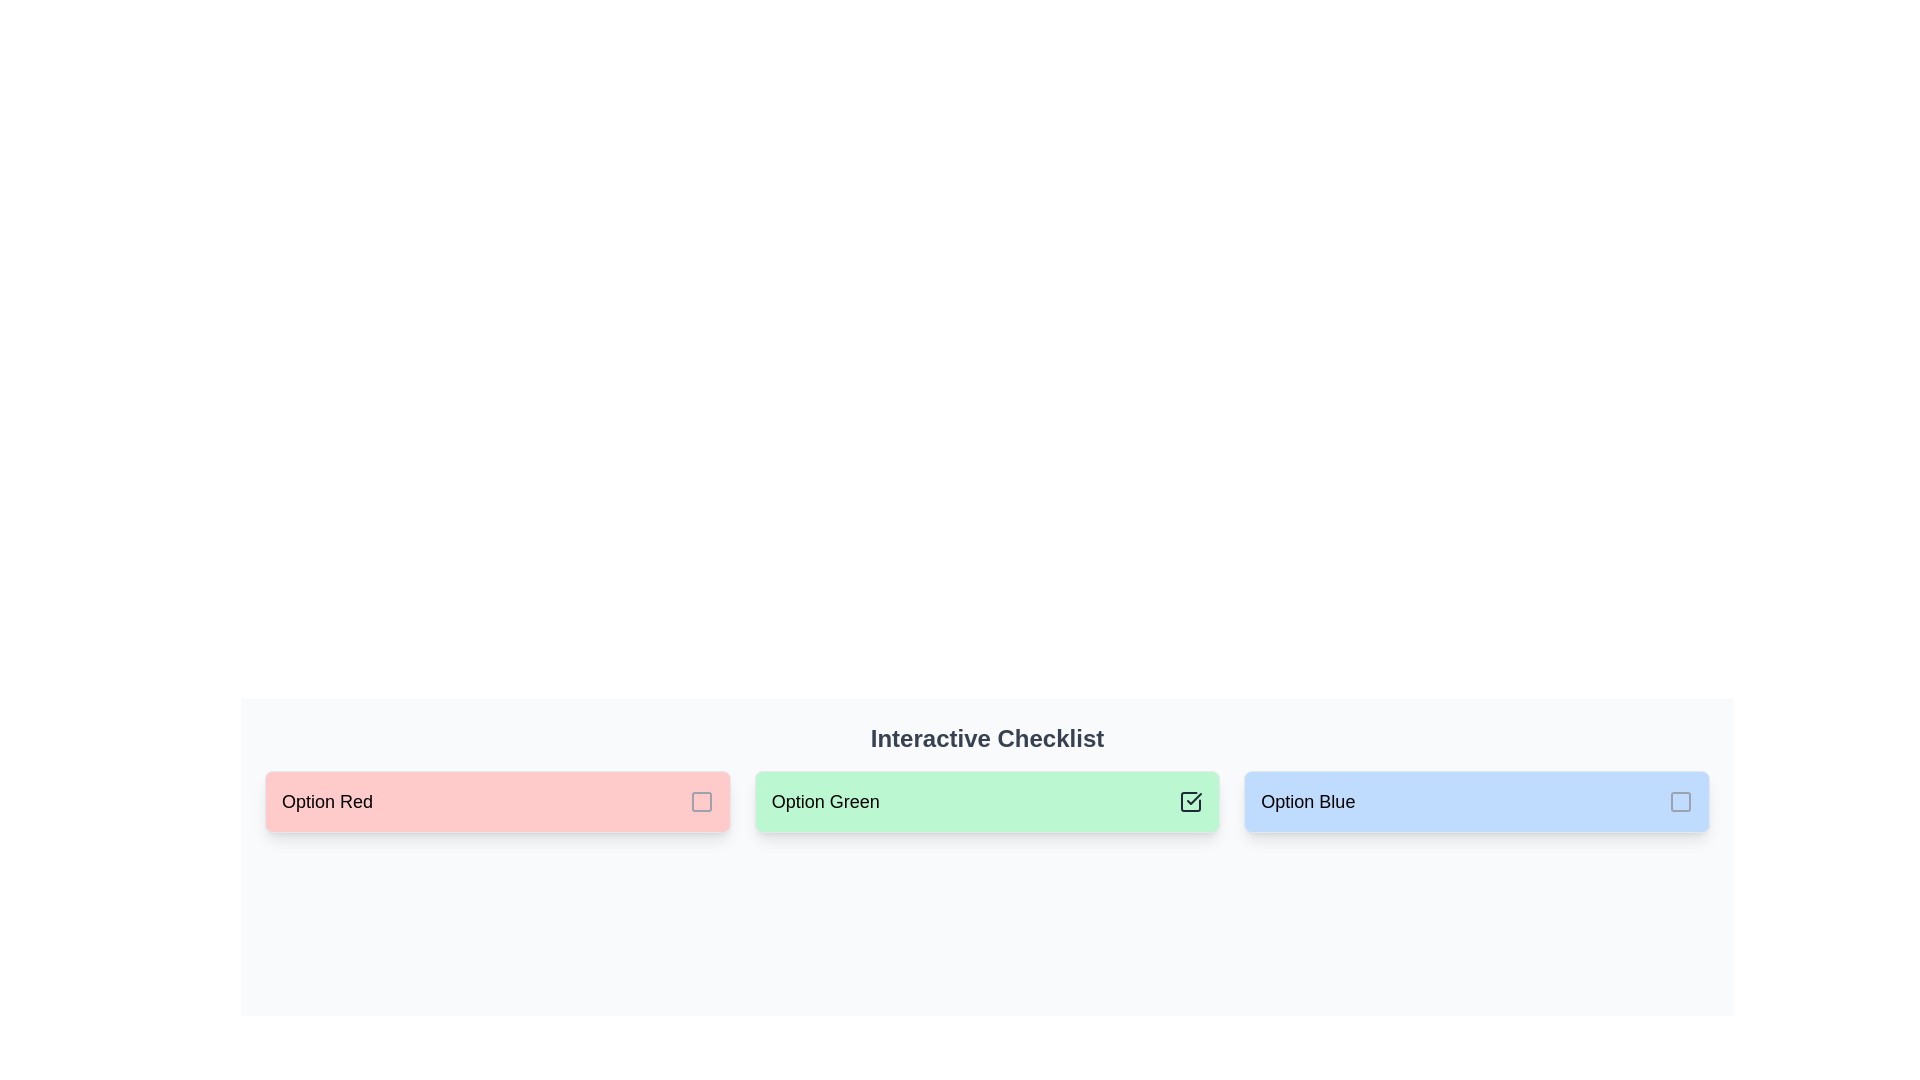 This screenshot has width=1920, height=1080. Describe the element at coordinates (327, 801) in the screenshot. I see `the text label displaying 'Option Red', which is bold and black on a light red background, located in the leftmost panel of three options` at that location.